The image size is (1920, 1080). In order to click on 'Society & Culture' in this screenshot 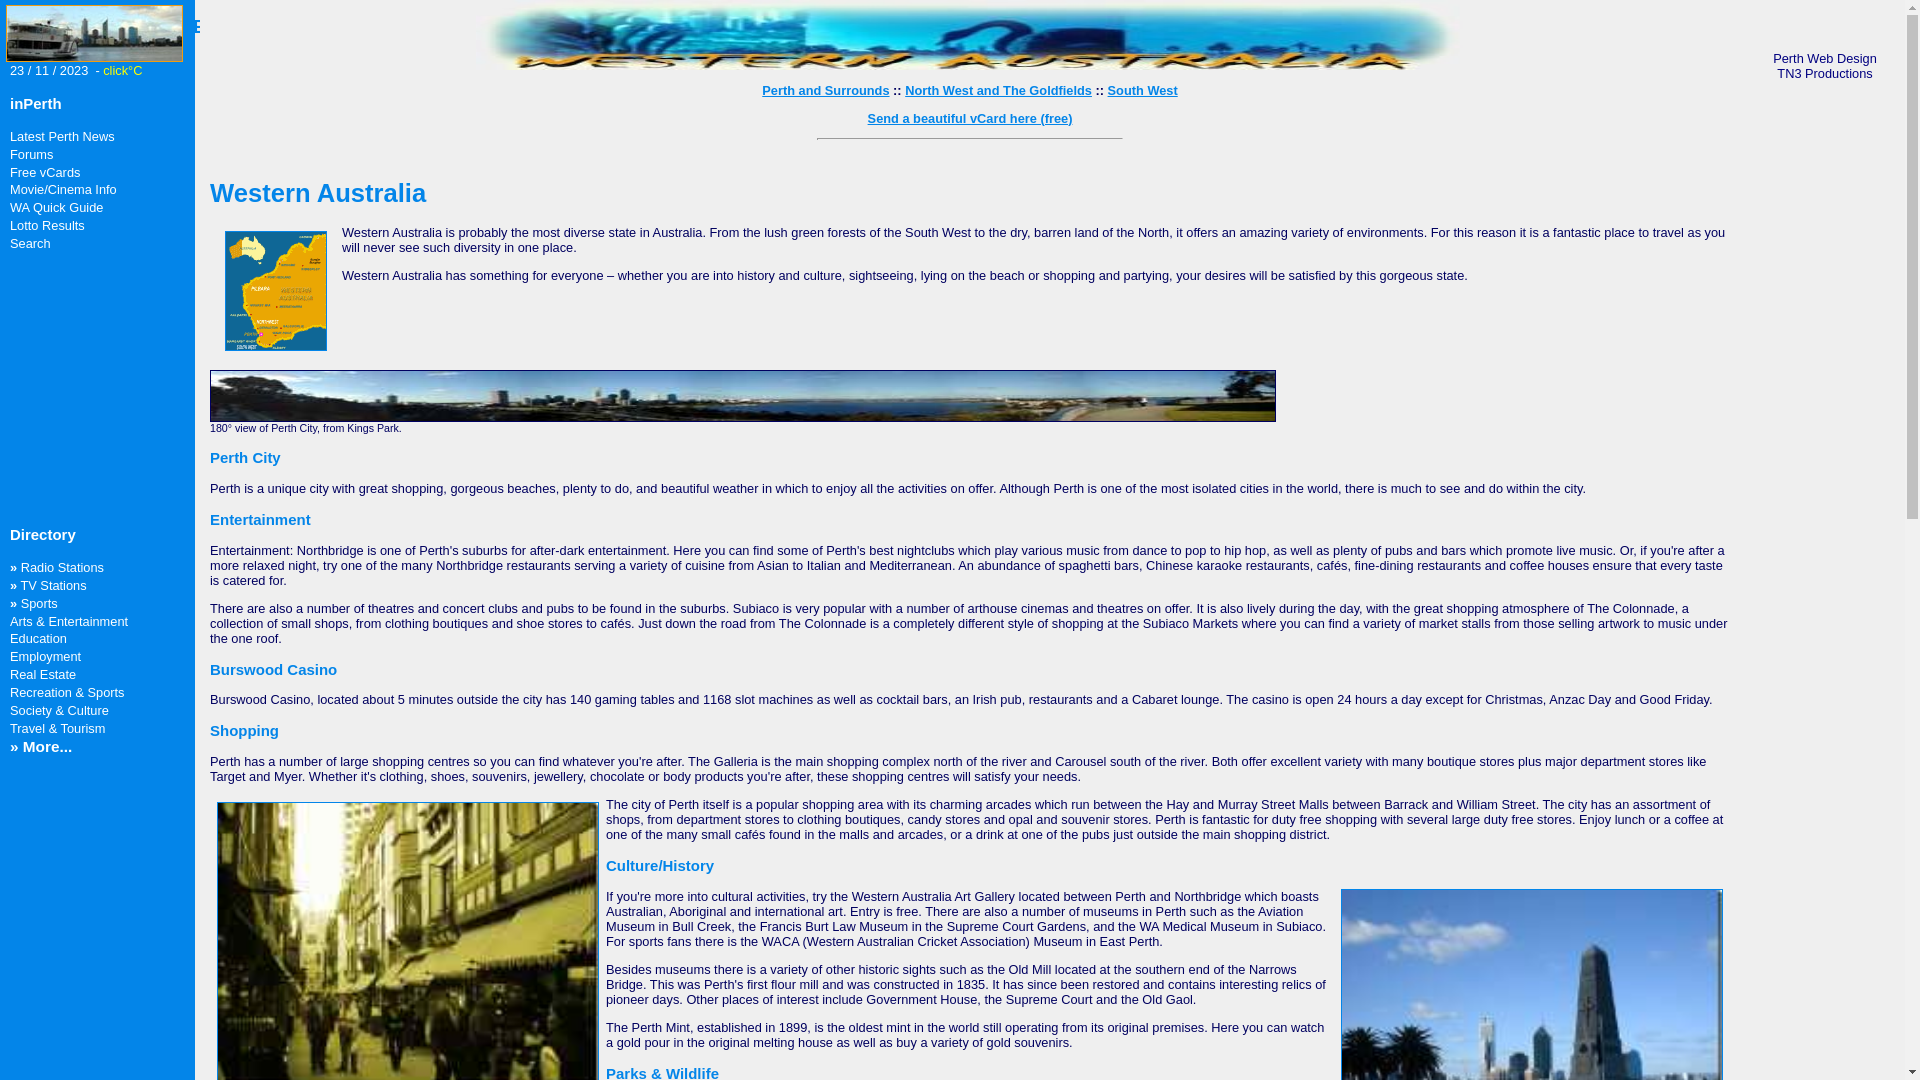, I will do `click(9, 709)`.